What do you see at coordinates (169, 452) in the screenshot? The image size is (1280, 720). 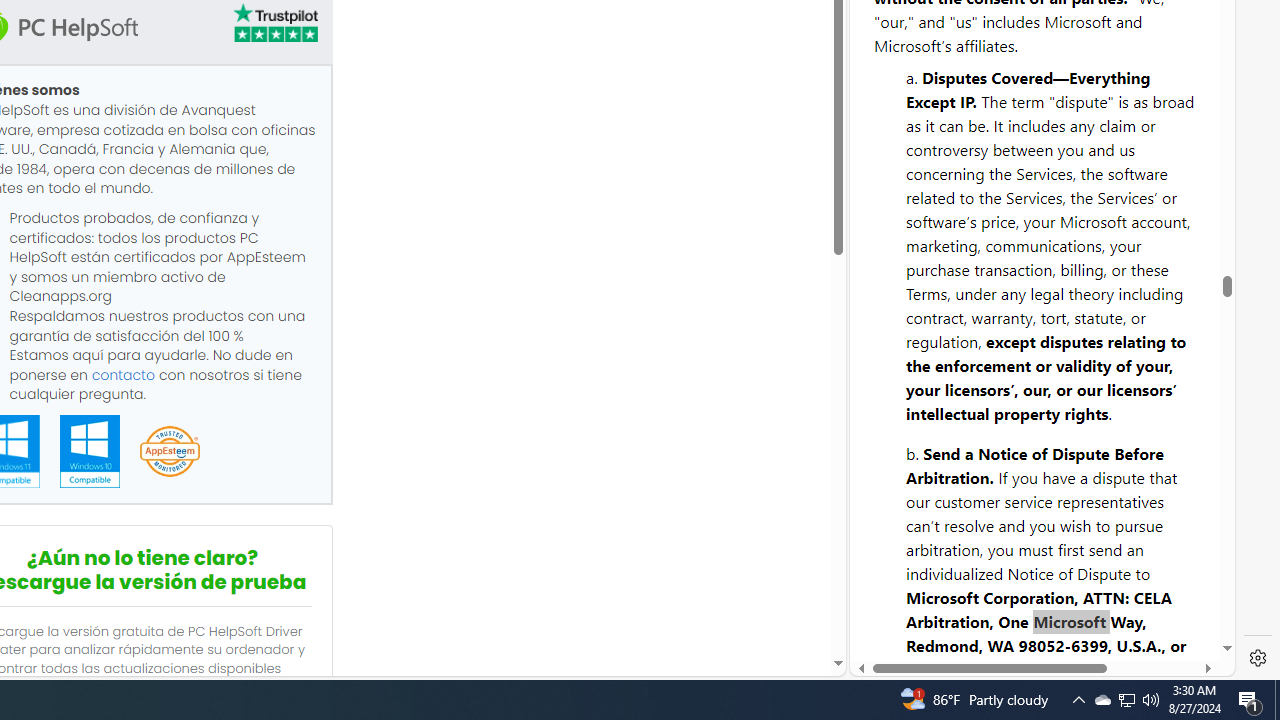 I see `'App Esteem'` at bounding box center [169, 452].